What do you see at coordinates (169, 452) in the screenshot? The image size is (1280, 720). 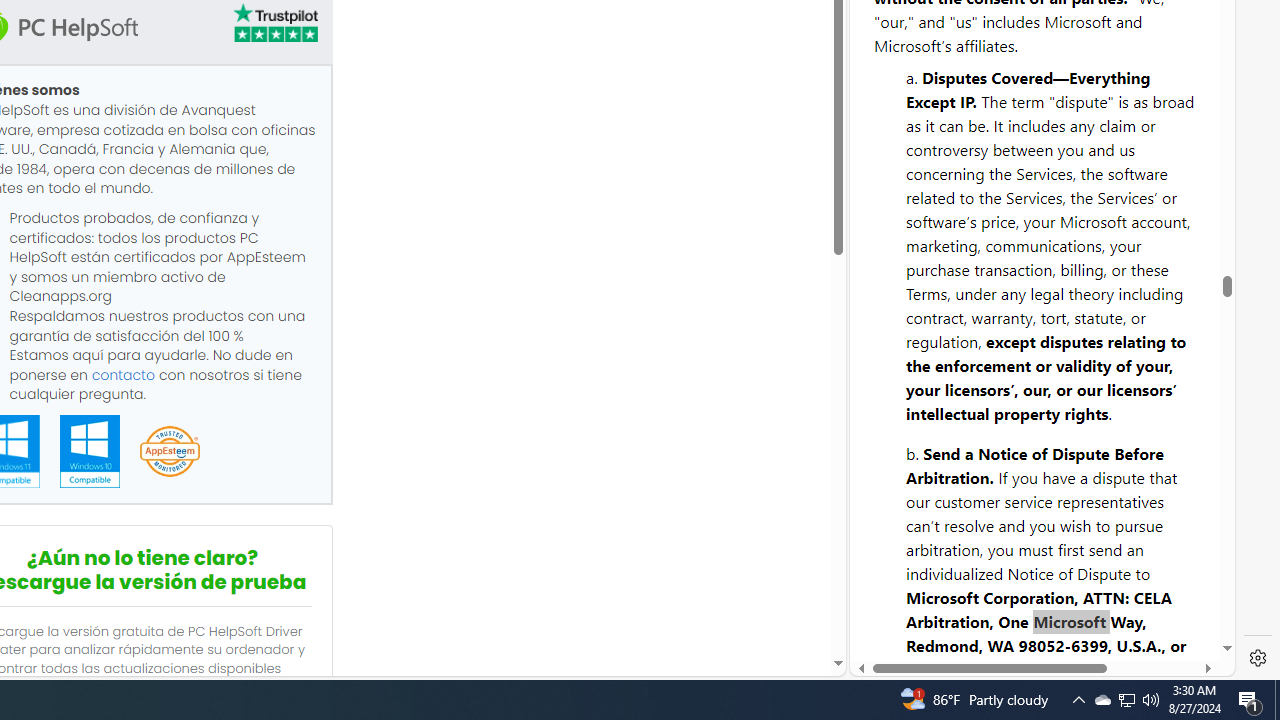 I see `'App Esteem'` at bounding box center [169, 452].